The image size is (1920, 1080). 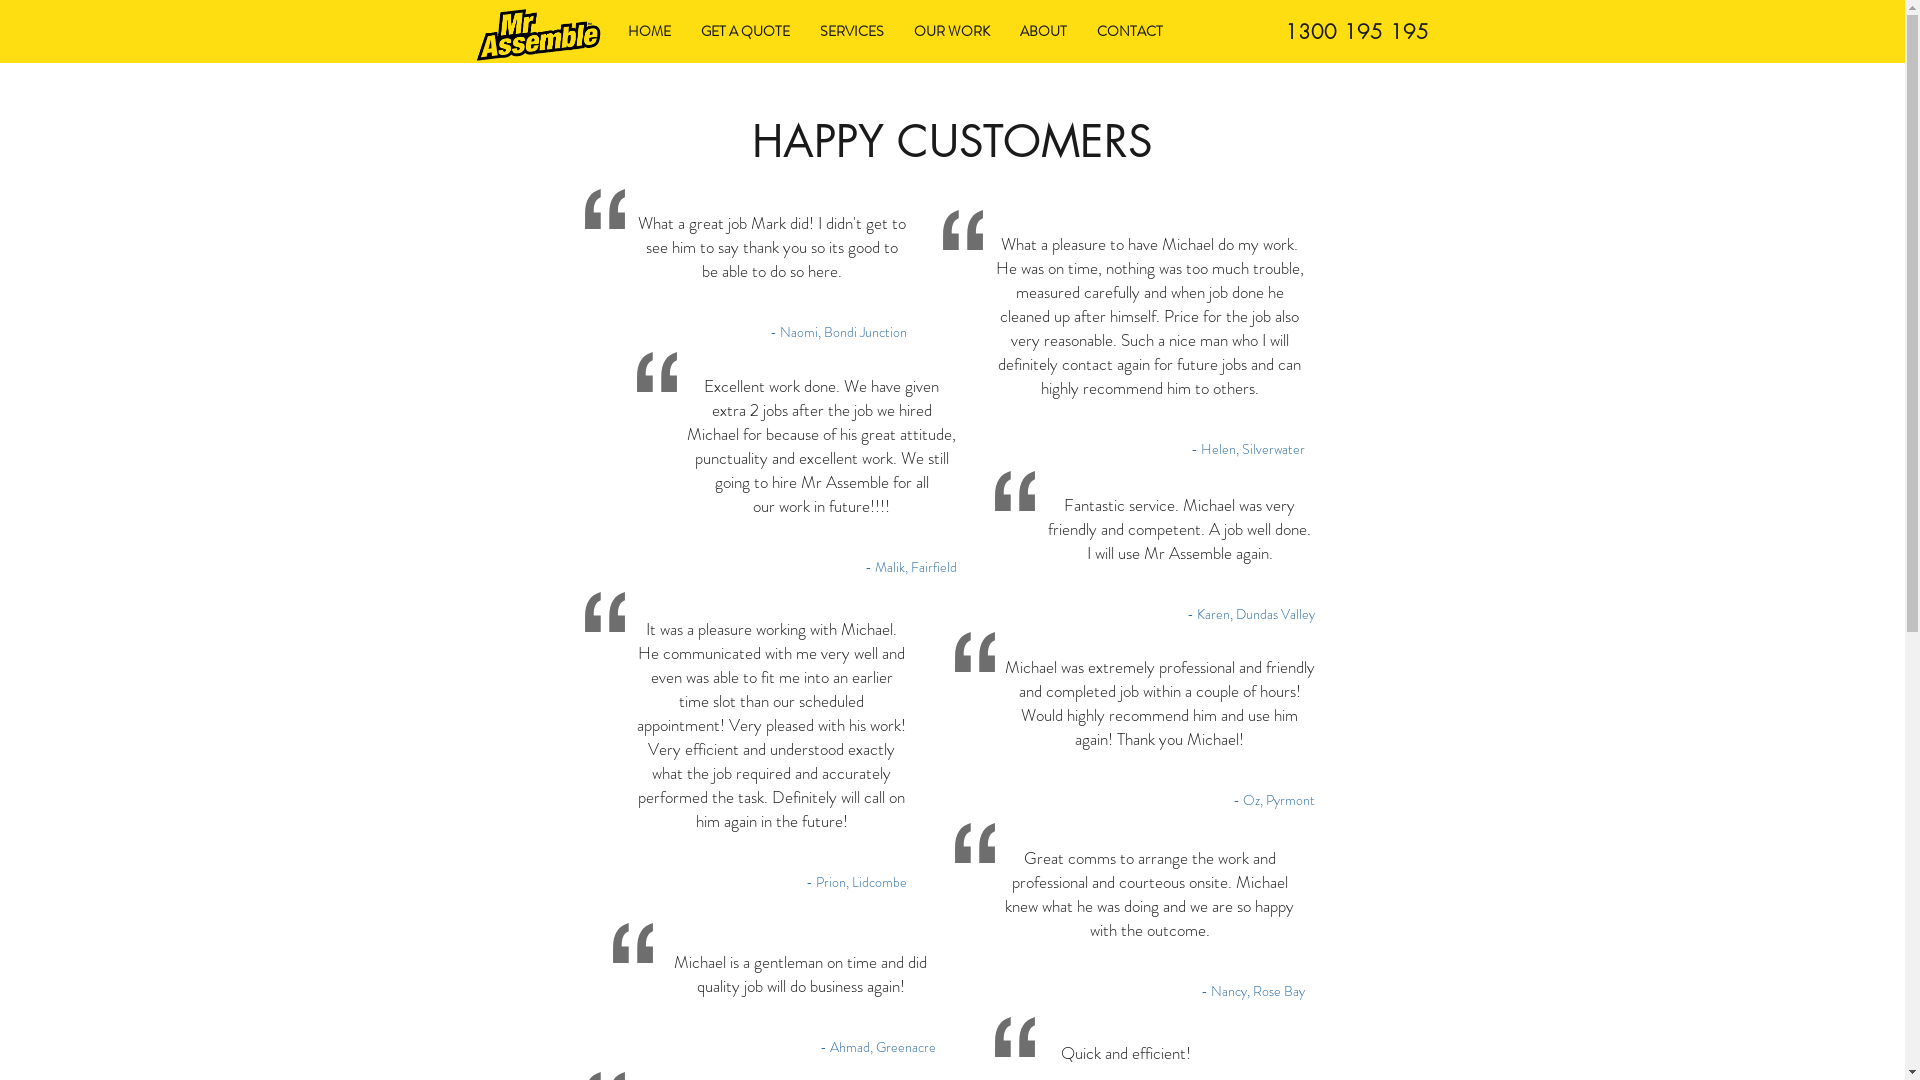 What do you see at coordinates (744, 31) in the screenshot?
I see `'GET A QUOTE'` at bounding box center [744, 31].